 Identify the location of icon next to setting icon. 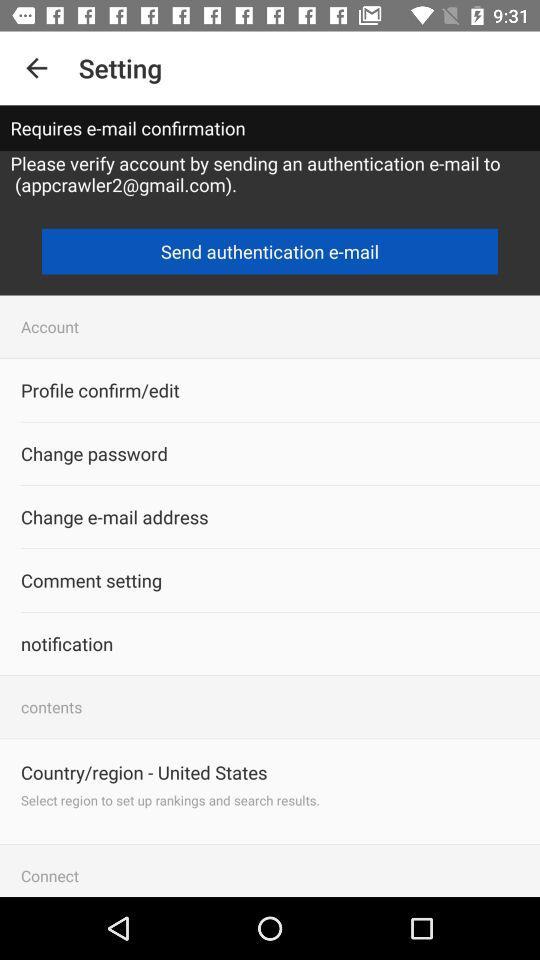
(36, 68).